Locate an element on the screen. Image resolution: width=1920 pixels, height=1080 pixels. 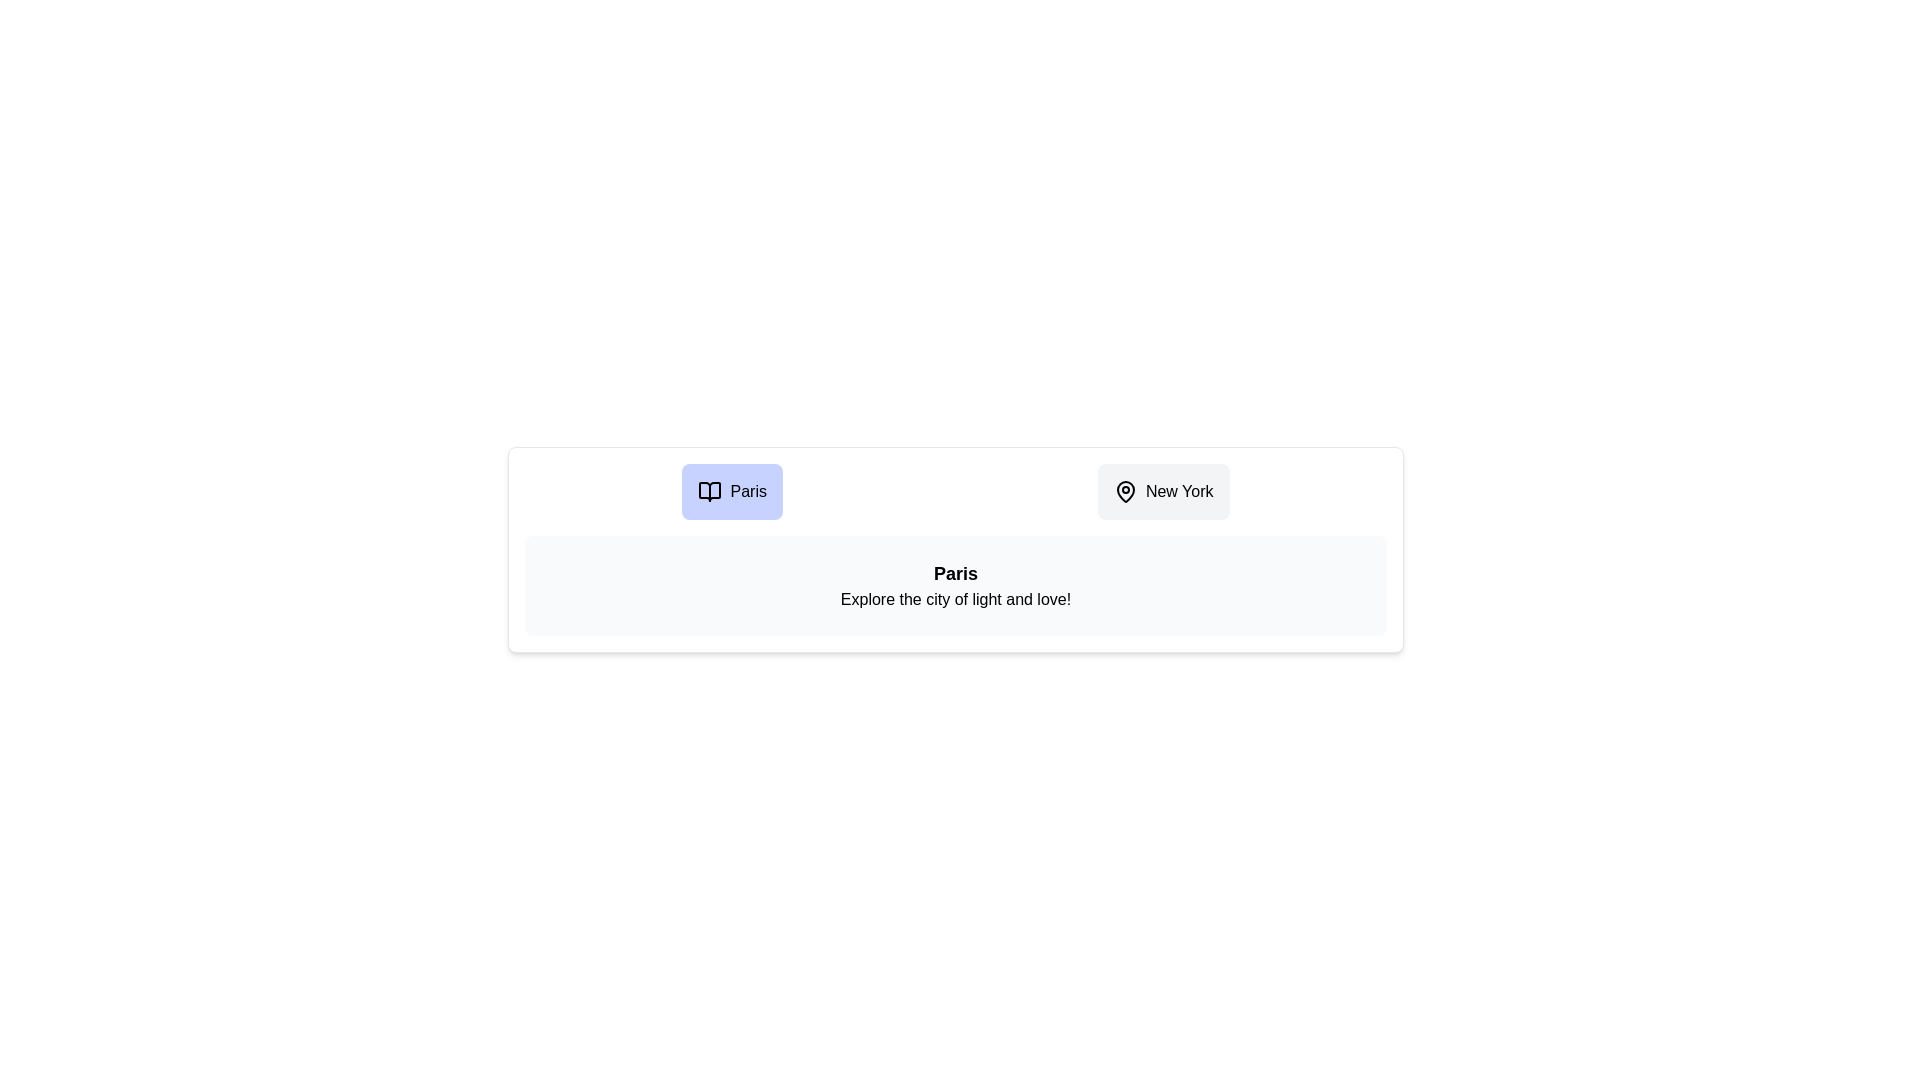
the destination icon for New York is located at coordinates (1162, 492).